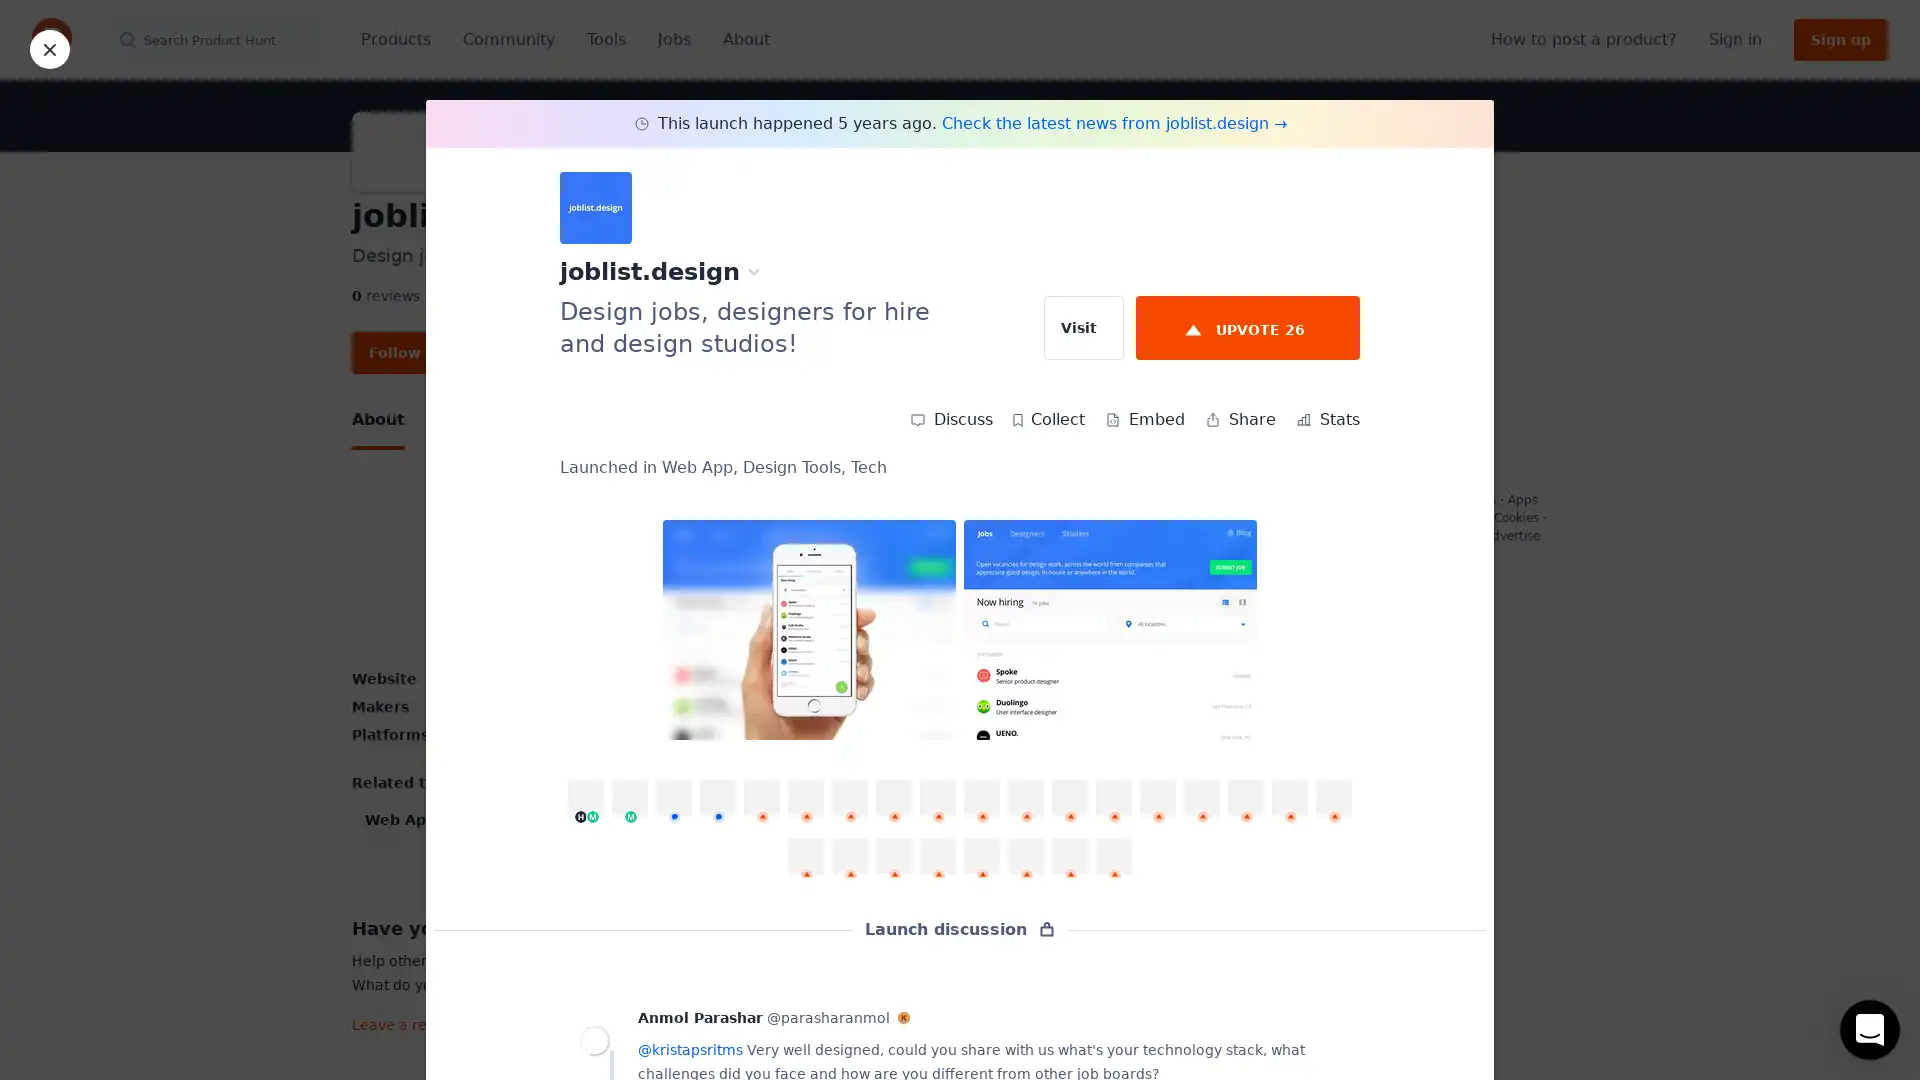 This screenshot has height=1080, width=1920. Describe the element at coordinates (751, 1017) in the screenshot. I see `Leave a review` at that location.